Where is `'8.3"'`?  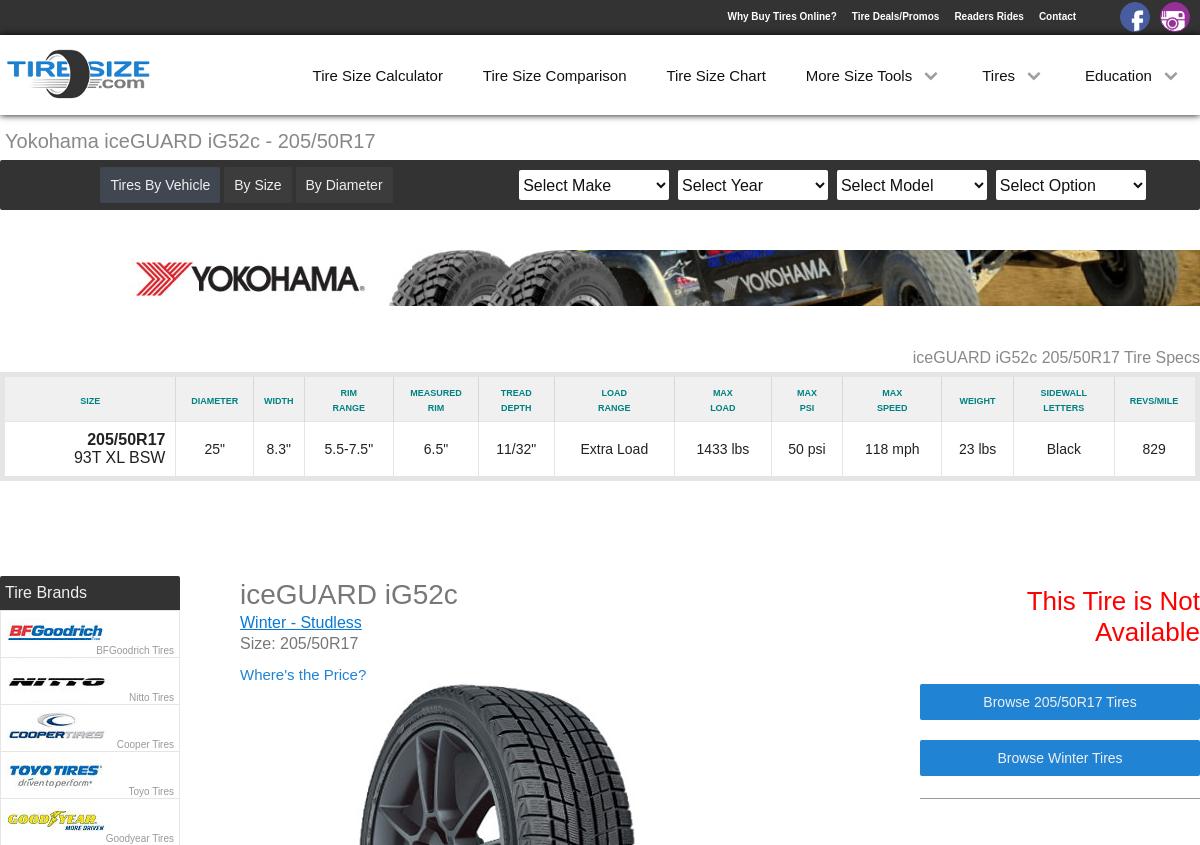 '8.3"' is located at coordinates (265, 449).